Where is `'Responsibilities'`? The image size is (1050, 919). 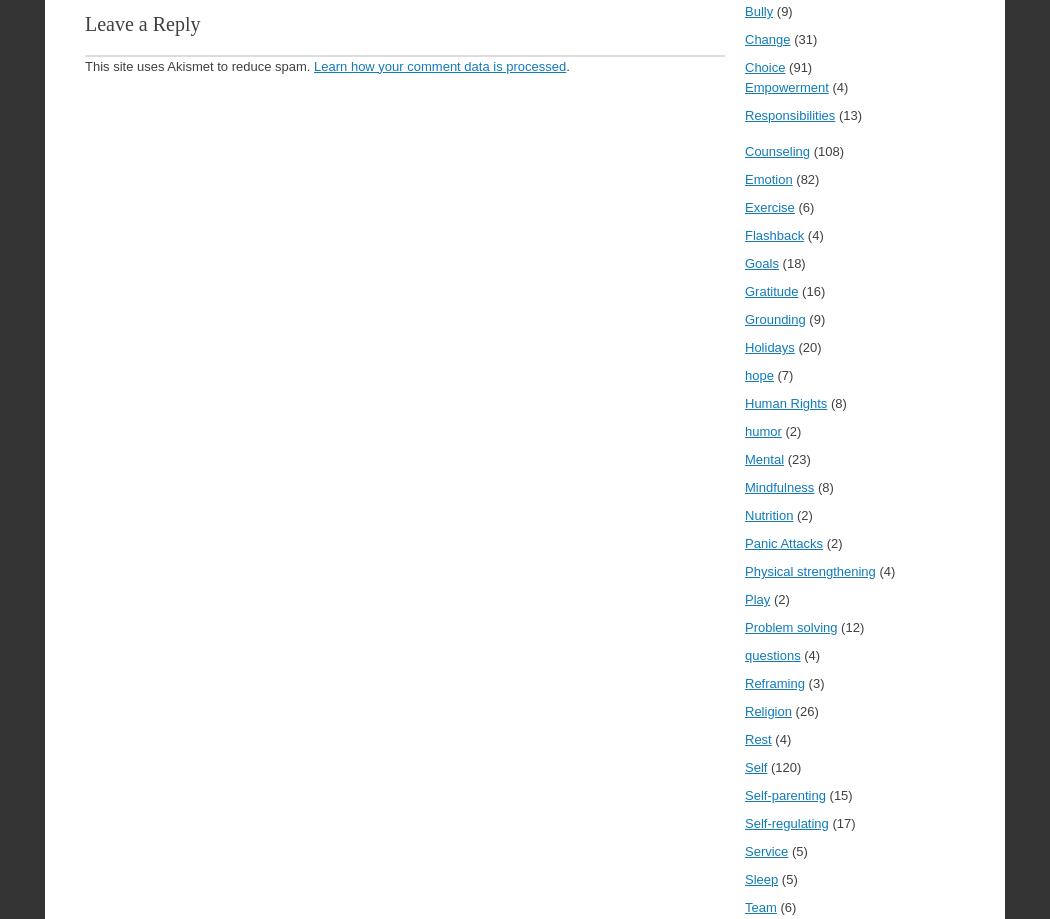
'Responsibilities' is located at coordinates (789, 114).